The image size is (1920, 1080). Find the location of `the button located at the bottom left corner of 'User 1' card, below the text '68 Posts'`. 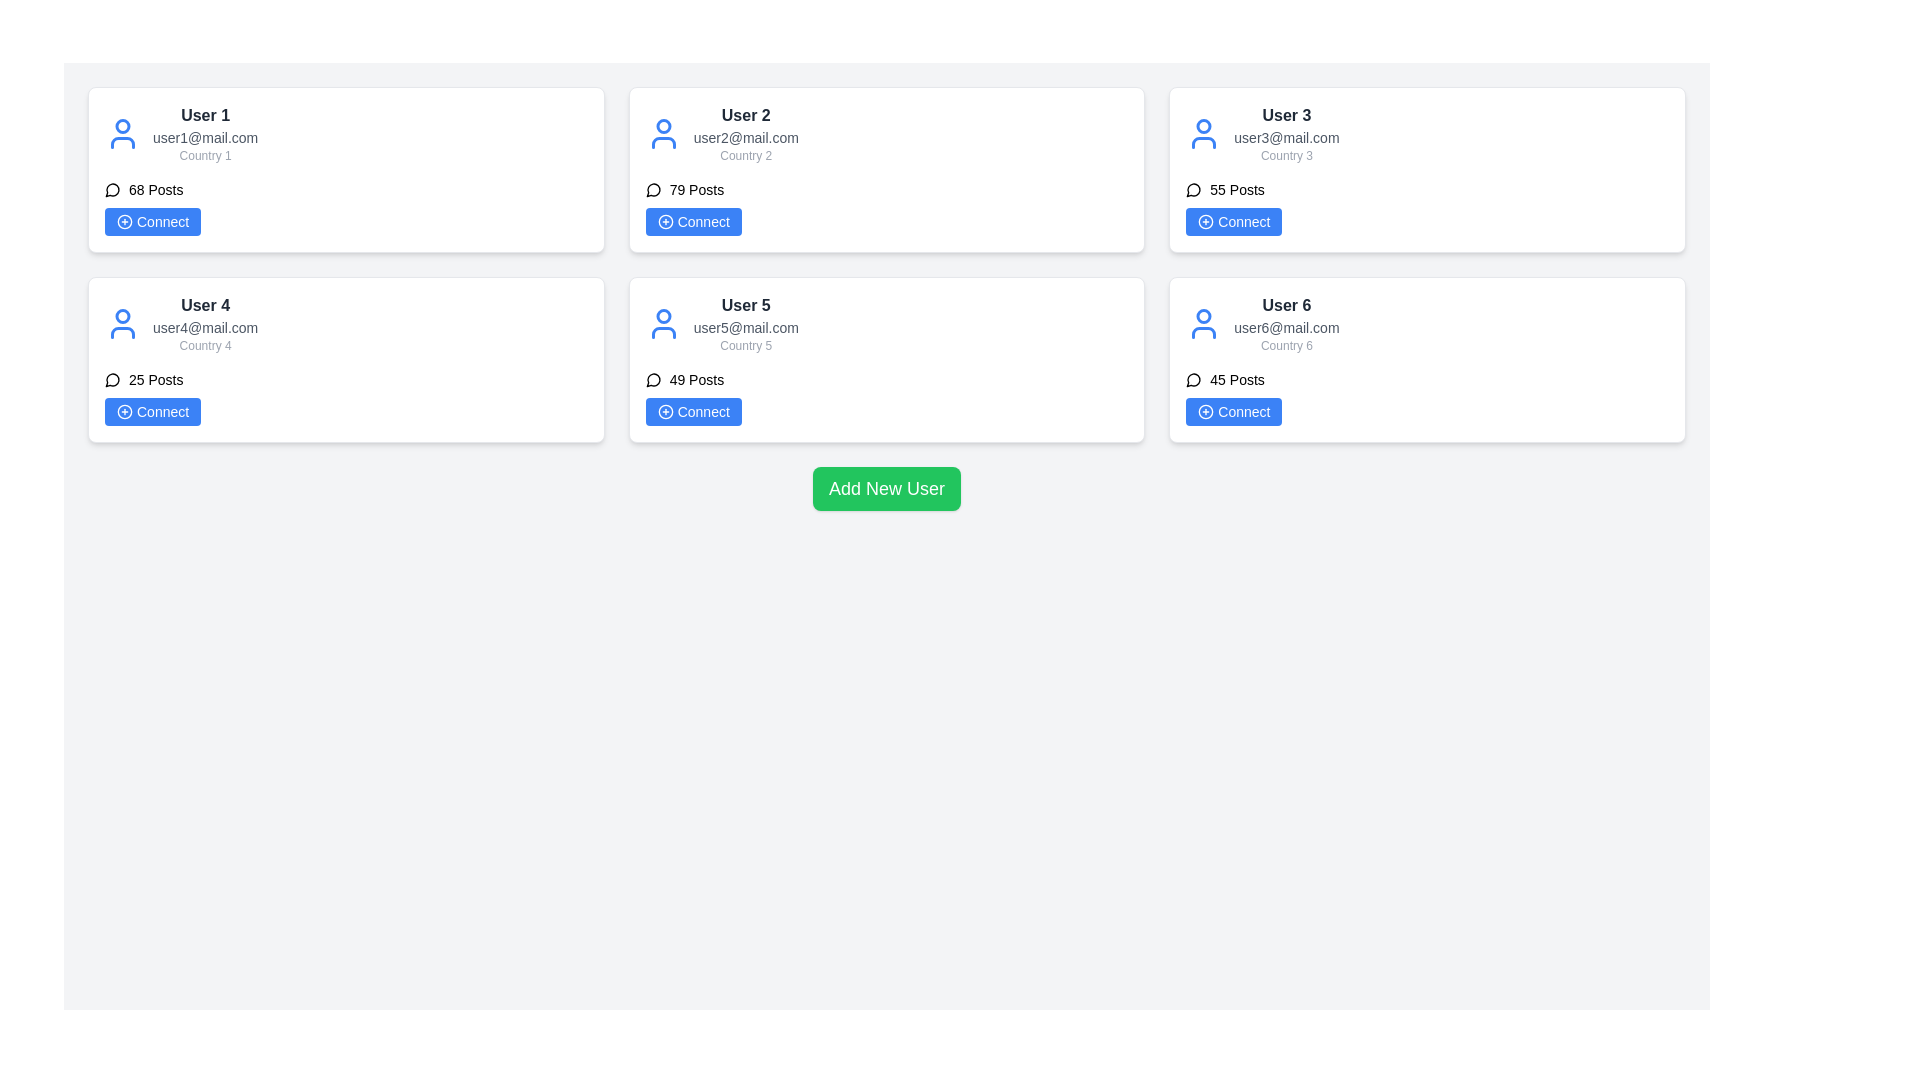

the button located at the bottom left corner of 'User 1' card, below the text '68 Posts' is located at coordinates (152, 222).